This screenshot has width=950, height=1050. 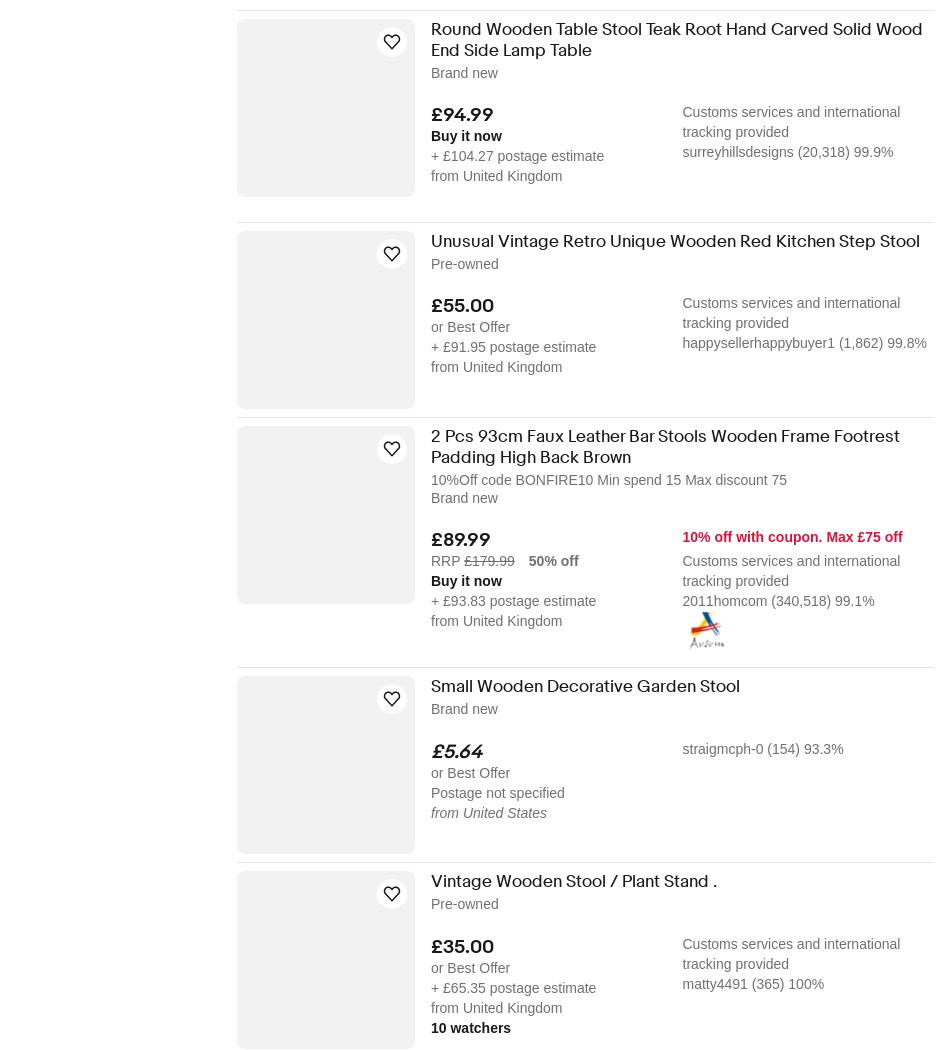 What do you see at coordinates (786, 152) in the screenshot?
I see `'surreyhillsdesigns (20,318) 99.9%'` at bounding box center [786, 152].